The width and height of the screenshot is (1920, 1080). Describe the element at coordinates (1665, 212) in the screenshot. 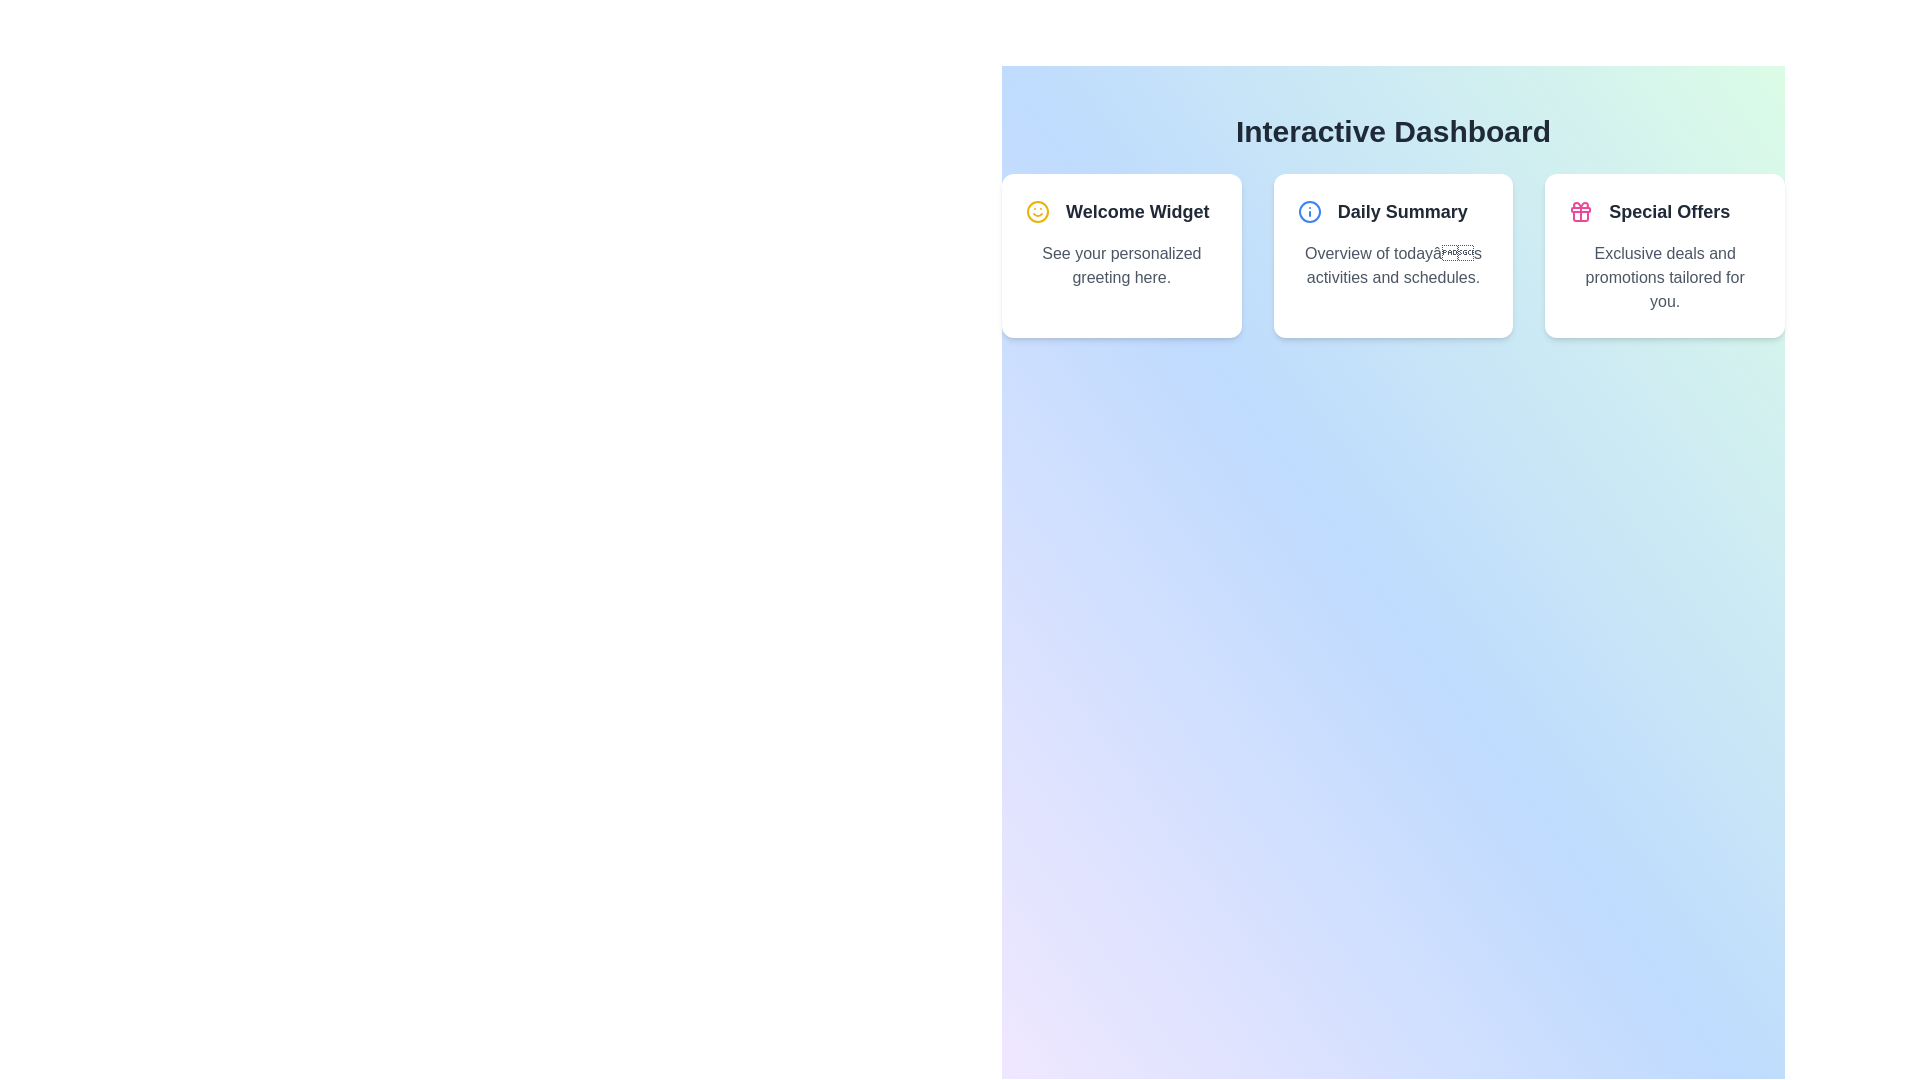

I see `the 'Special Offers' header element, which features bold dark gray text and a pink gift box icon on the left, located on the rightmost side of the layout` at that location.